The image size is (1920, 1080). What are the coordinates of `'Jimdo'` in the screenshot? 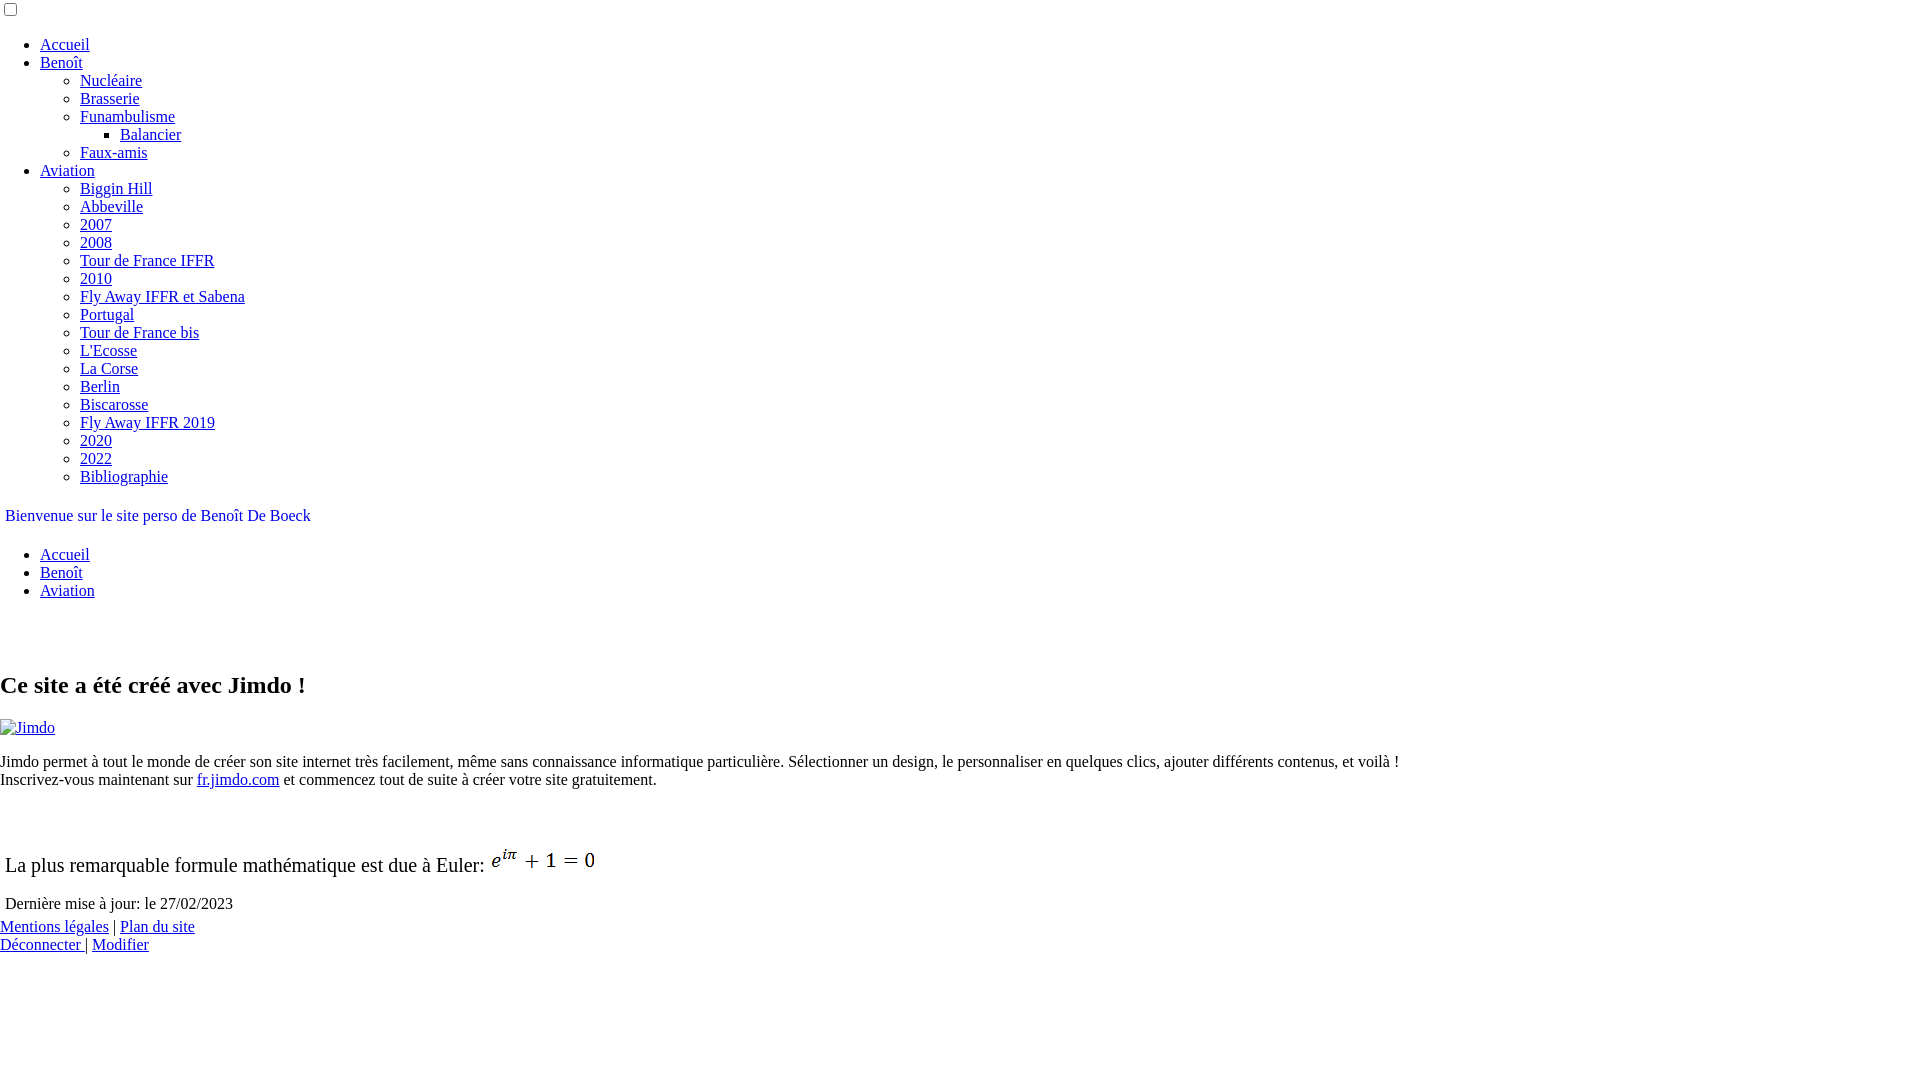 It's located at (27, 728).